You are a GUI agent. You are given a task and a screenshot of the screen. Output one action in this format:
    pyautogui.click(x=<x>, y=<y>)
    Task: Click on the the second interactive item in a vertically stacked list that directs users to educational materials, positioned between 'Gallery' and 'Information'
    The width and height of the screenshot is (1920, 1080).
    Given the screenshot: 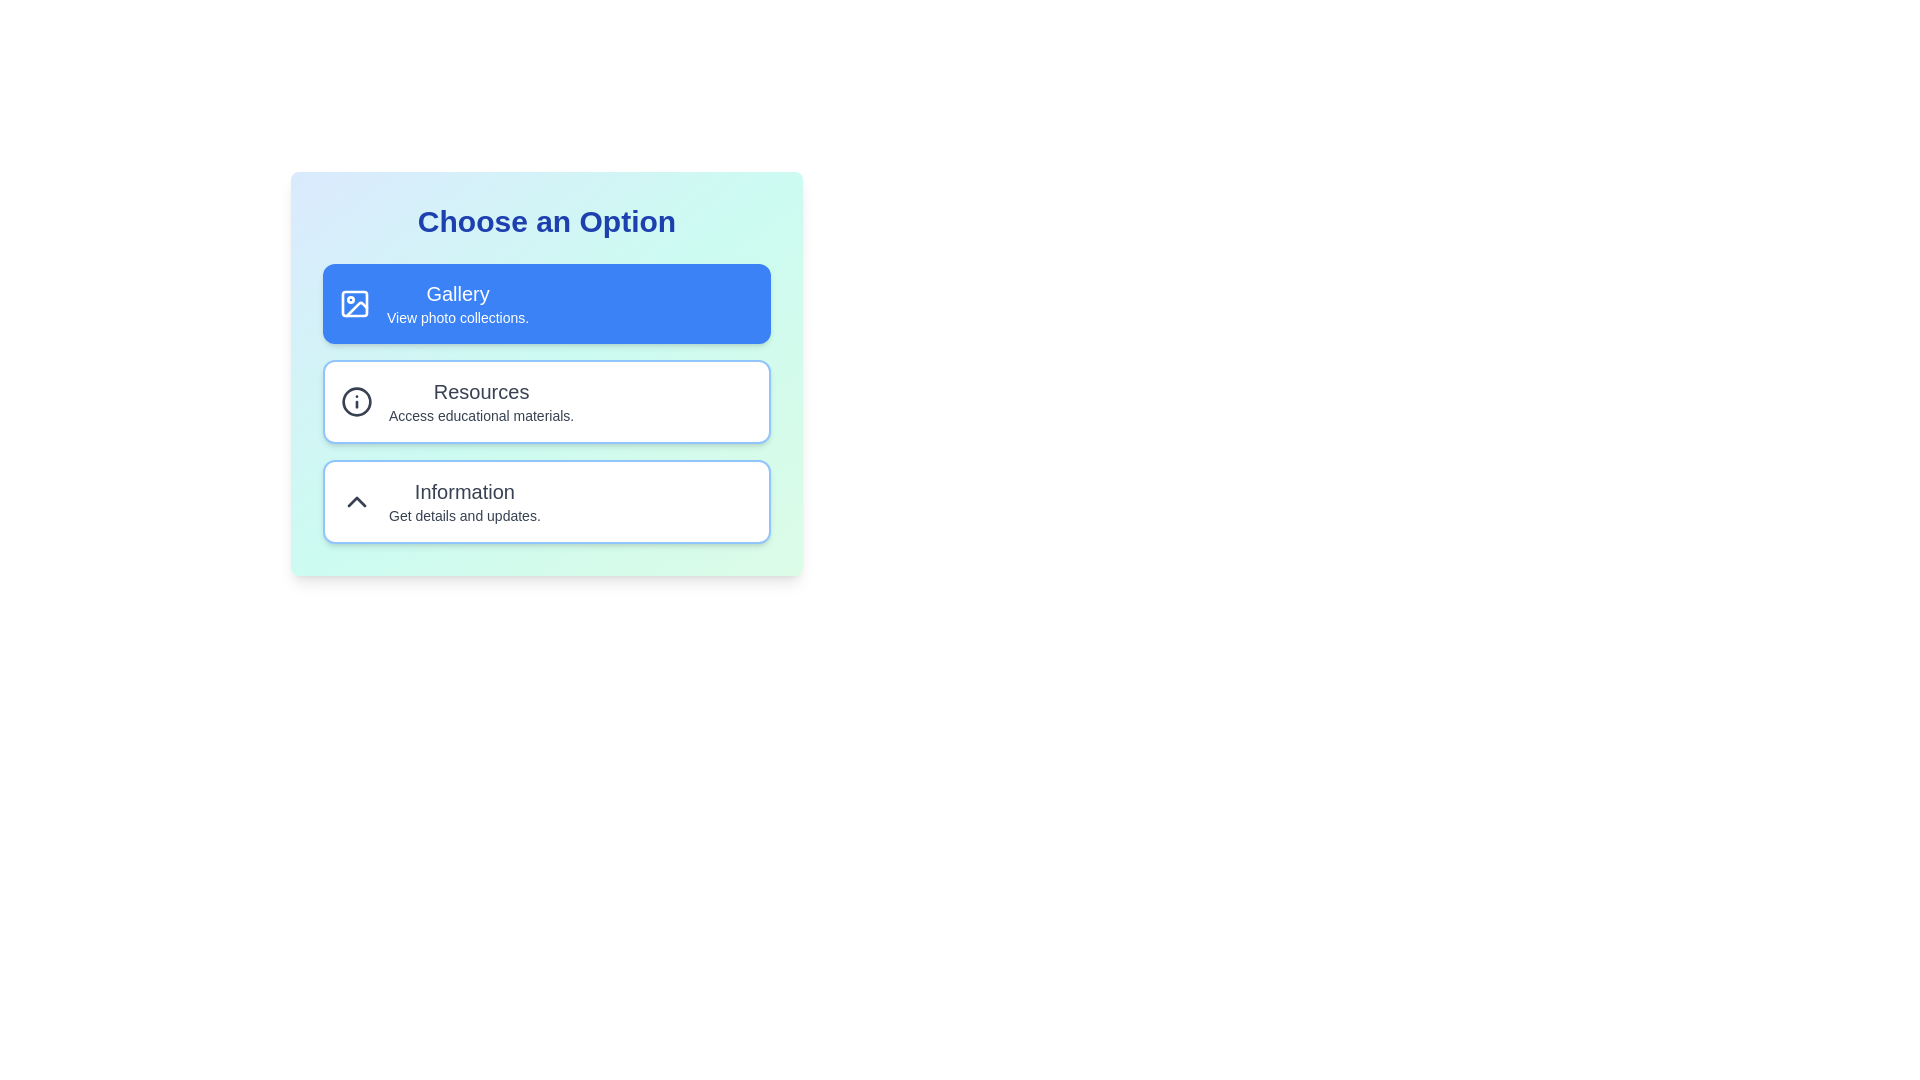 What is the action you would take?
    pyautogui.click(x=481, y=401)
    